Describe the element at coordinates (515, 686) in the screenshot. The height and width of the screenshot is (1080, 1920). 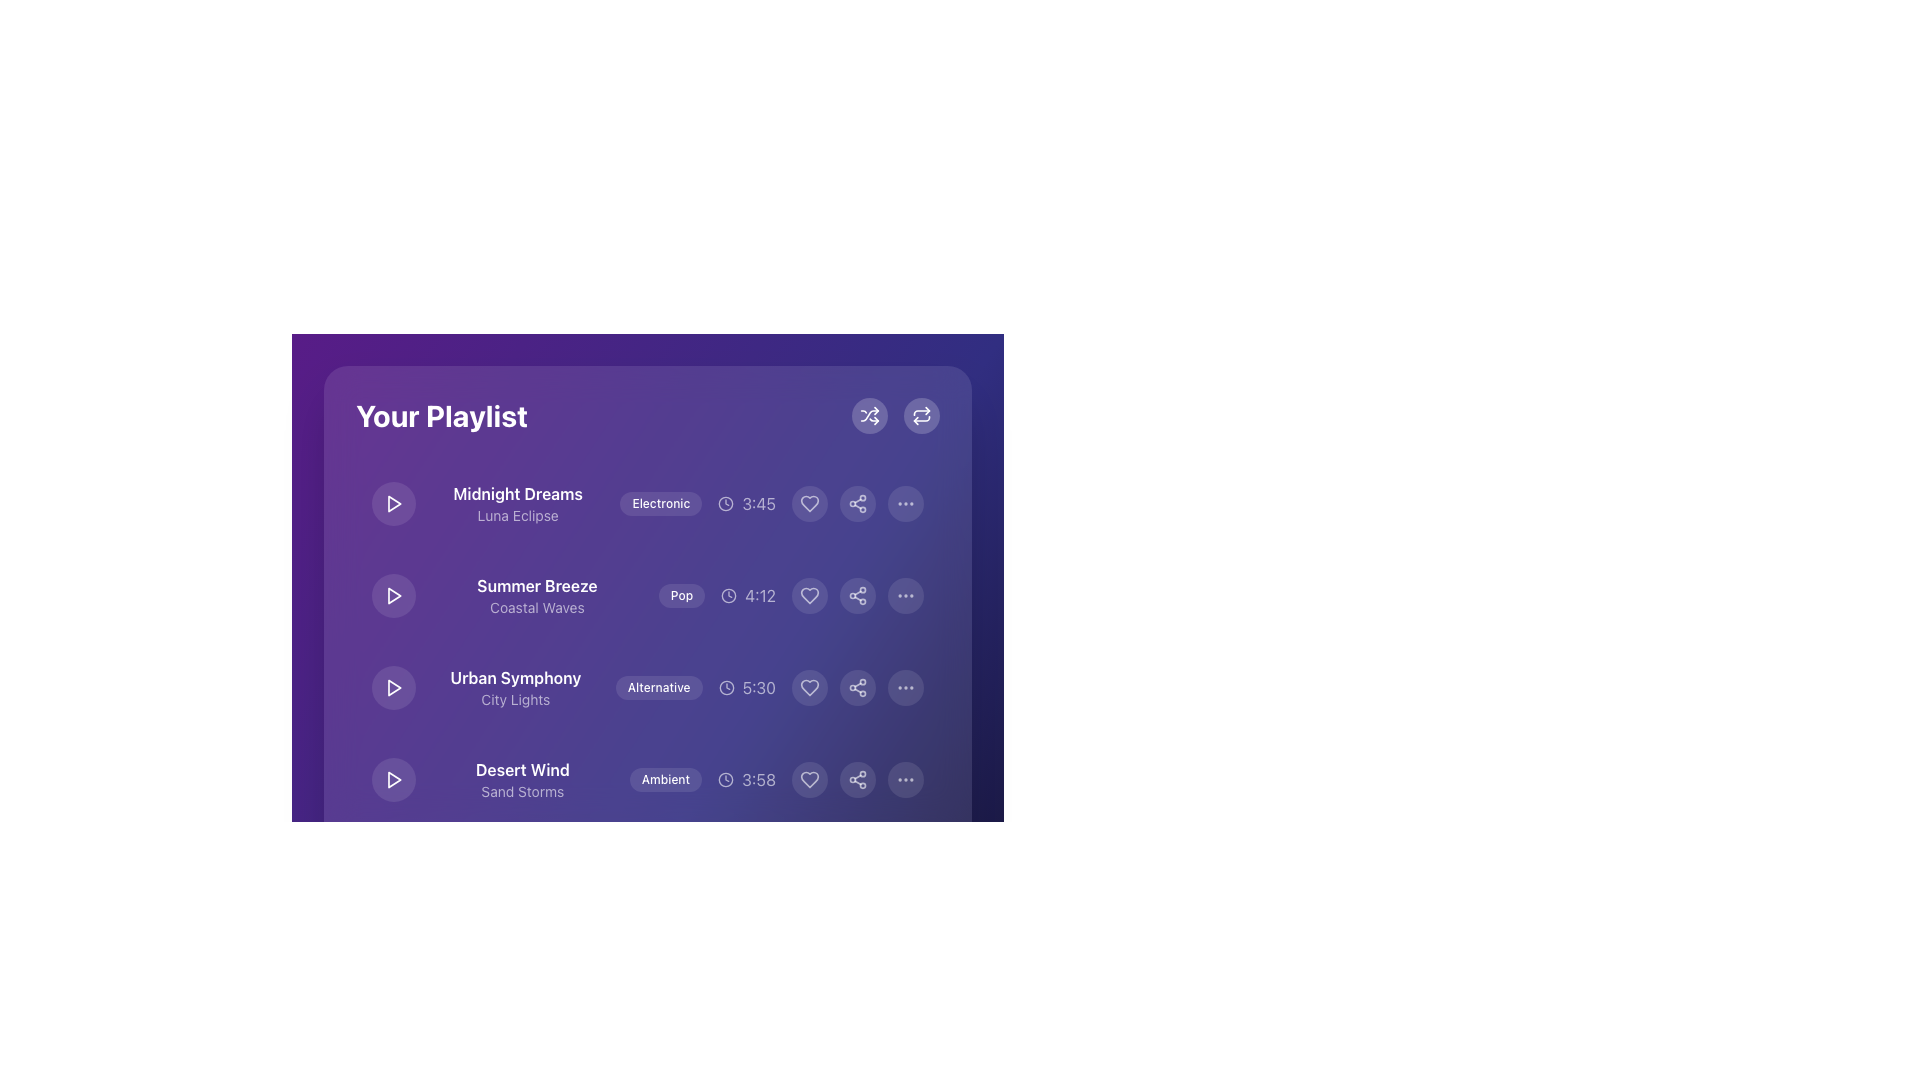
I see `information displayed in the Text Label titled 'Urban Symphony' with the subtitle 'City Lights' which is the third entry in the playlist, located between 'Summer Breeze' and 'Desert Wind'` at that location.